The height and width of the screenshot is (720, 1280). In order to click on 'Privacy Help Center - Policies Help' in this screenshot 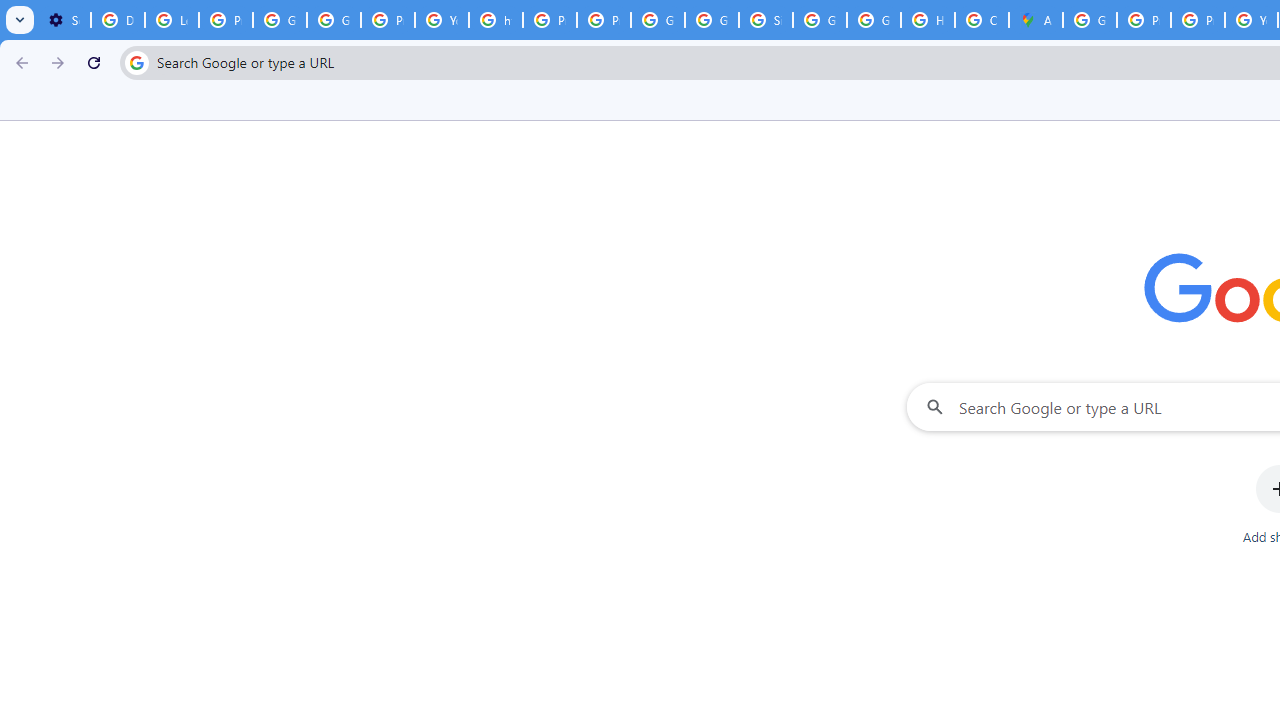, I will do `click(1144, 20)`.